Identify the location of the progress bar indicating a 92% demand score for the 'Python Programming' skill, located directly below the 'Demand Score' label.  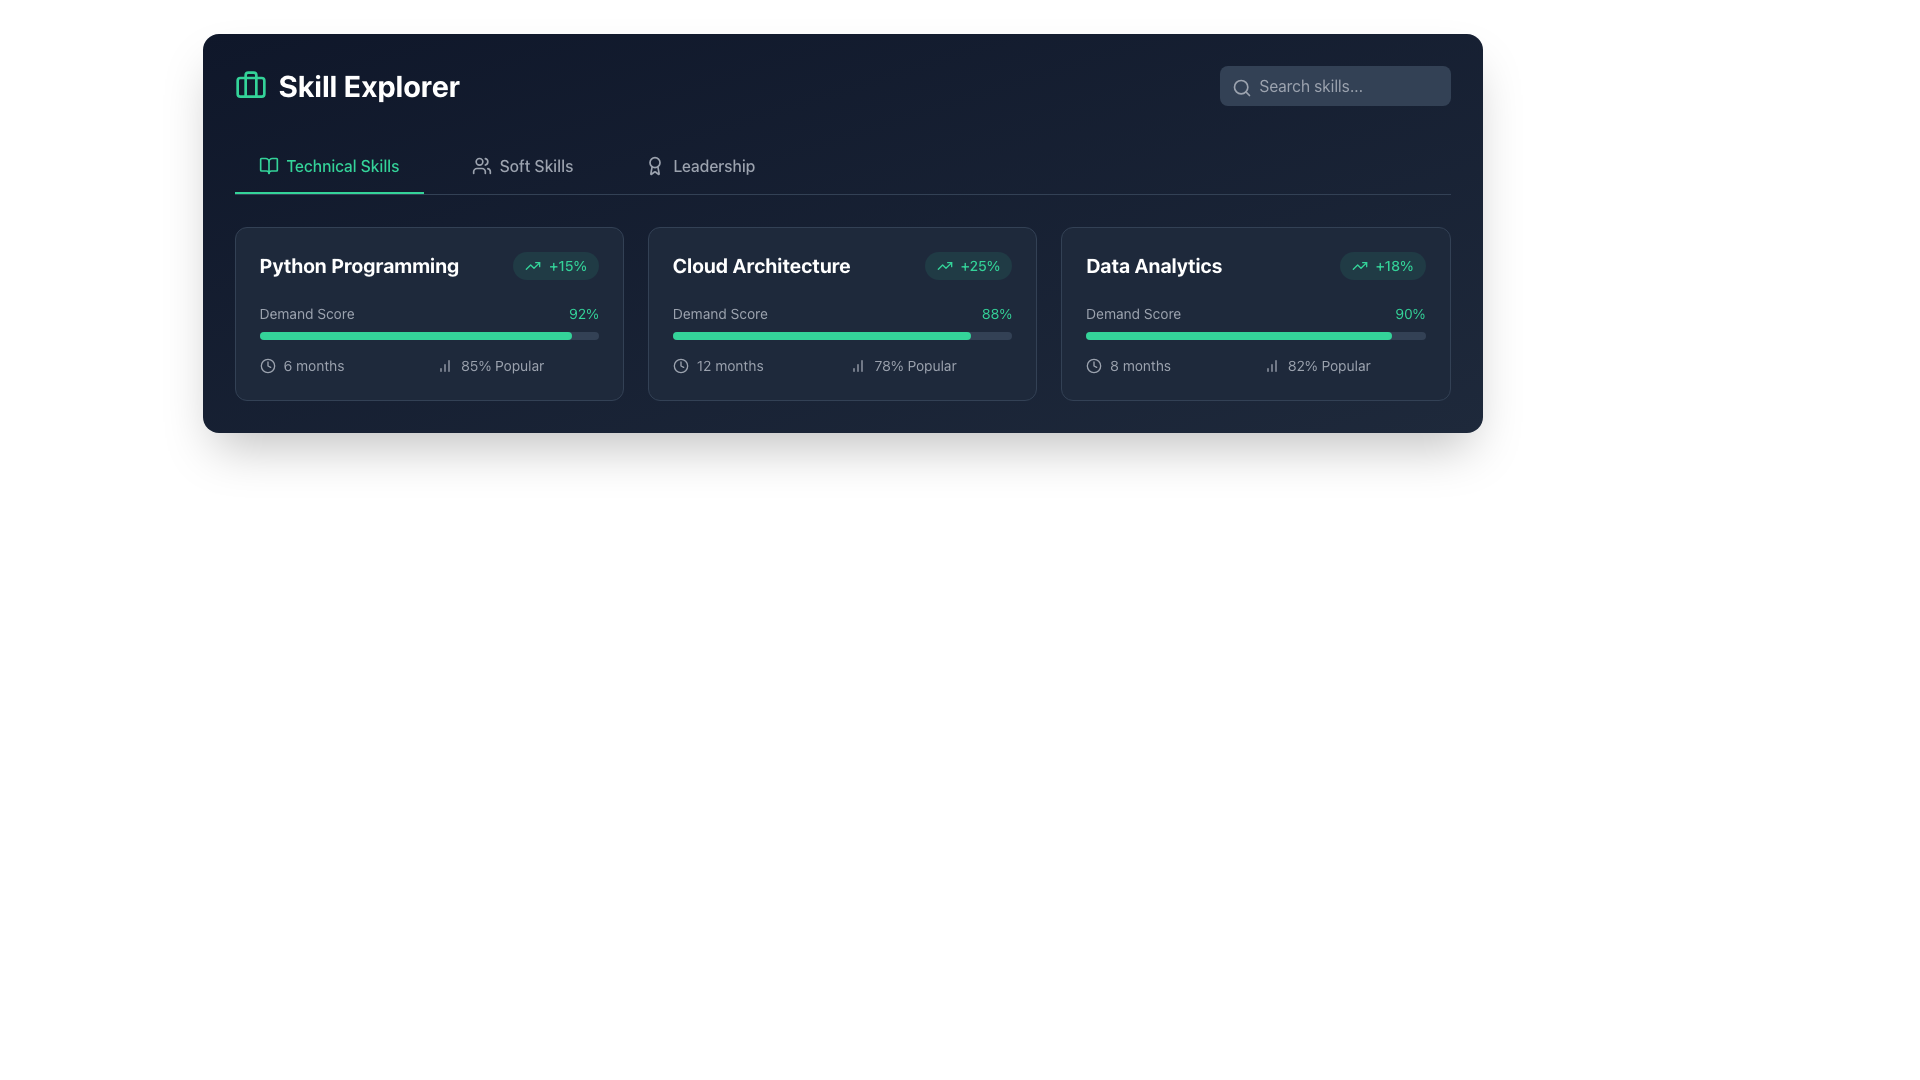
(414, 334).